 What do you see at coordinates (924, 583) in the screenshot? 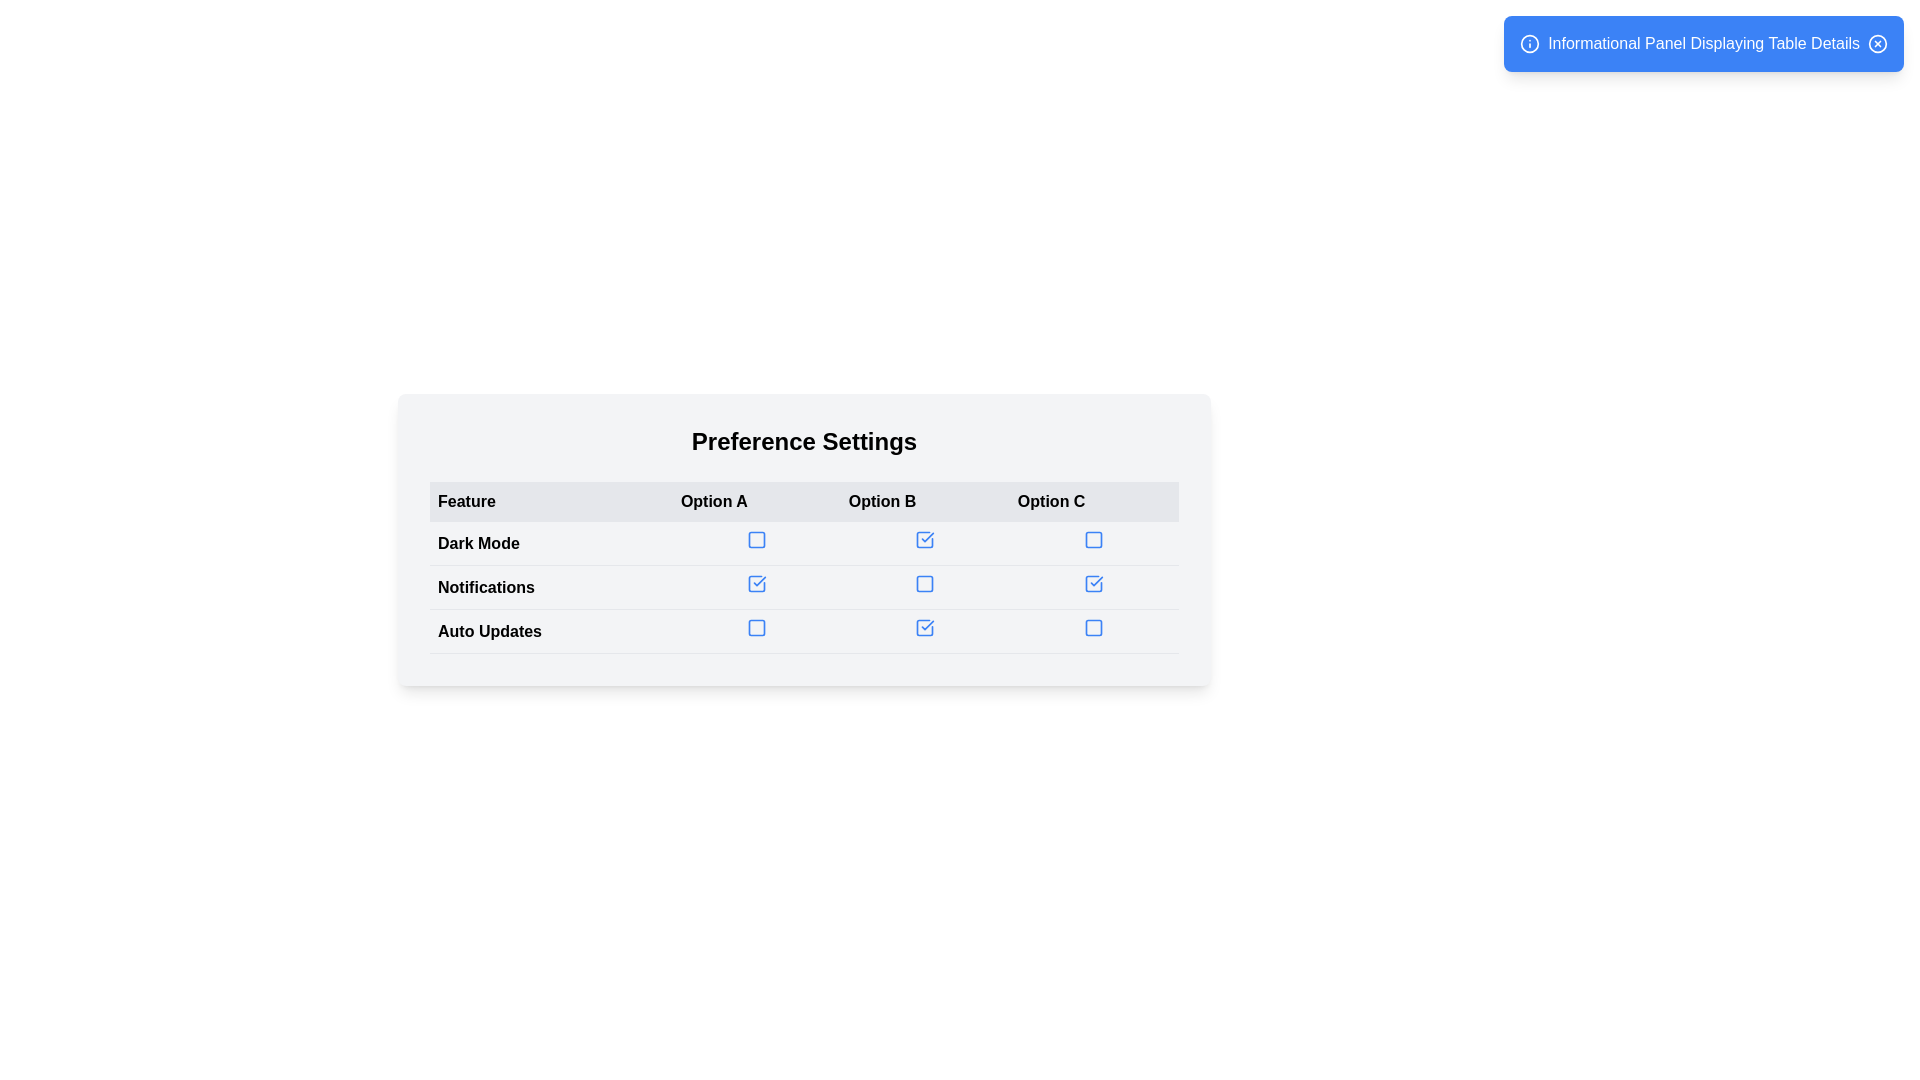
I see `the checkbox for 'Option B' under 'Notifications' in the 'Preference Settings' section to activate it for keyboard-based interactions` at bounding box center [924, 583].